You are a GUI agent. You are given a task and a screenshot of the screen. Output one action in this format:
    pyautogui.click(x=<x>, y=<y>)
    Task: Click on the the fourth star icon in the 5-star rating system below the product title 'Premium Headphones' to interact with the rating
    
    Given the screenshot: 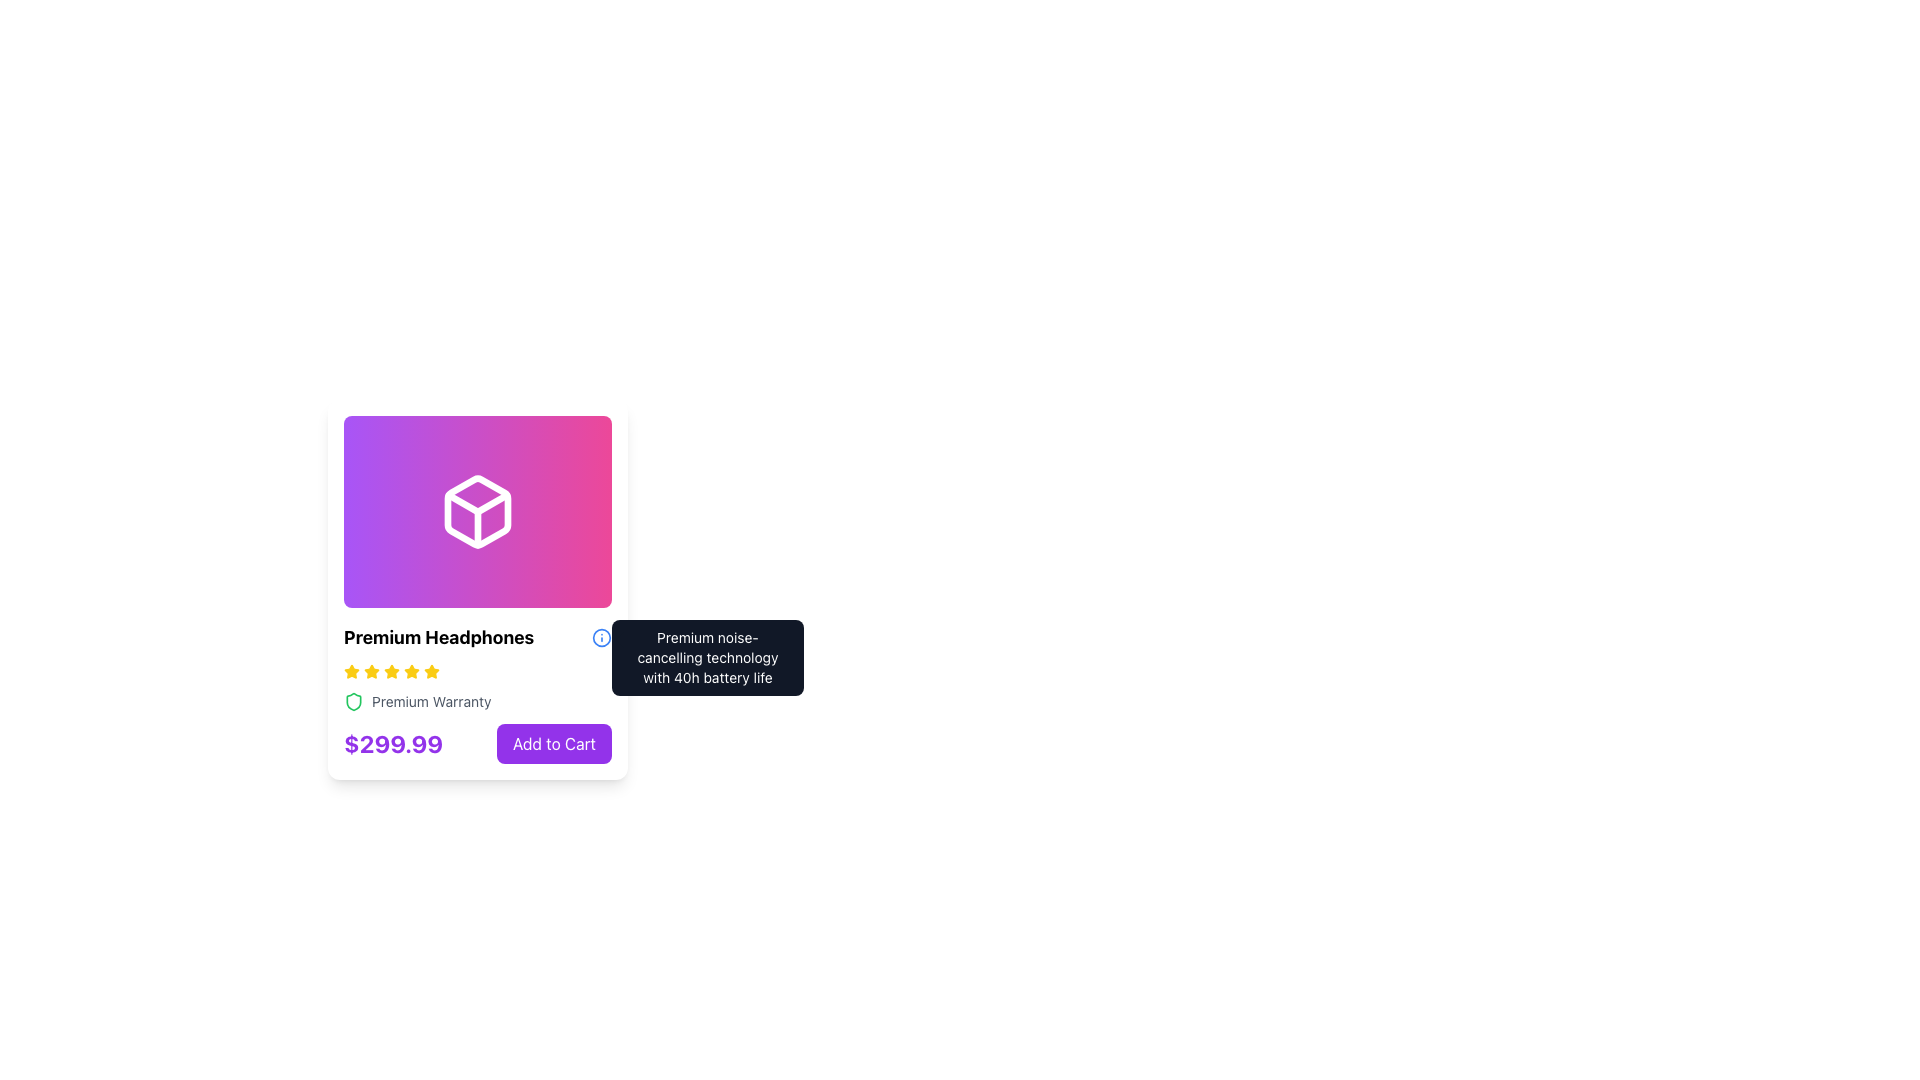 What is the action you would take?
    pyautogui.click(x=431, y=671)
    